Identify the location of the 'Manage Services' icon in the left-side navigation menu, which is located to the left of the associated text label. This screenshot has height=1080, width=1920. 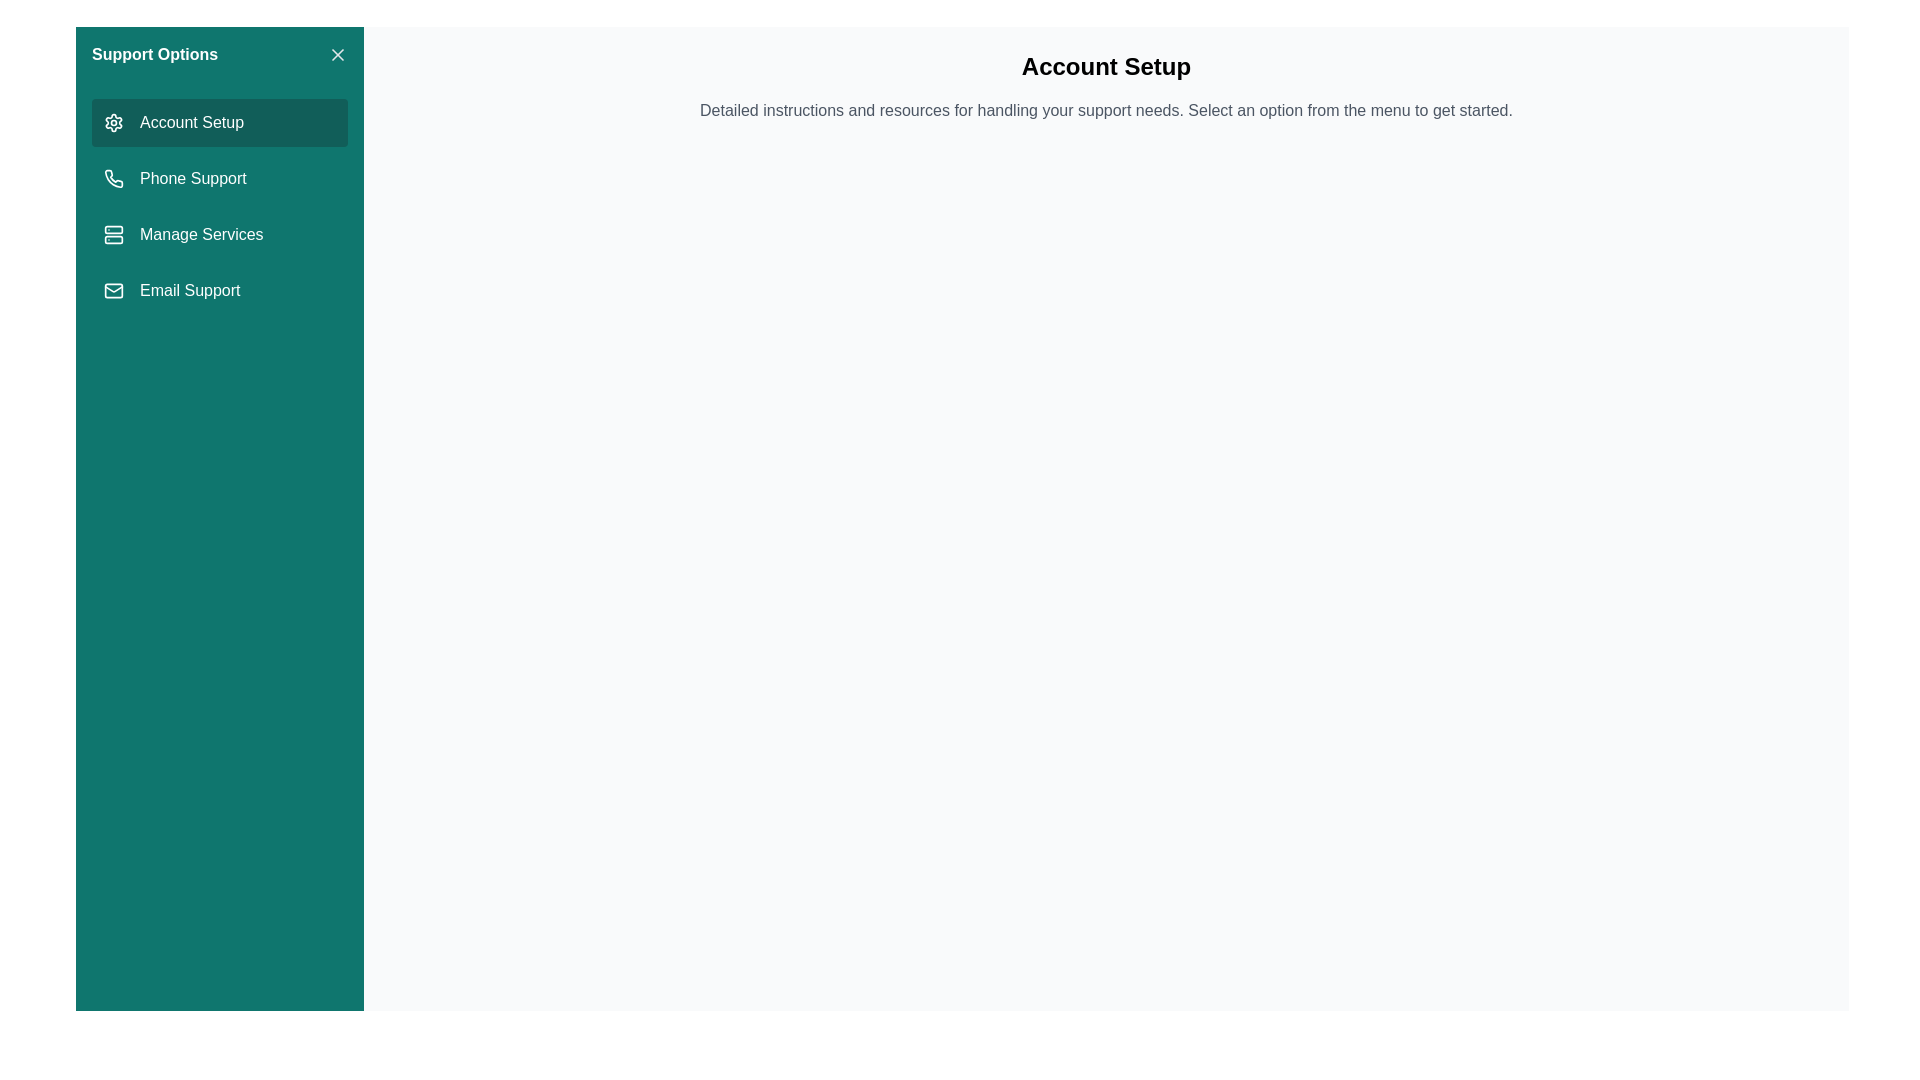
(113, 234).